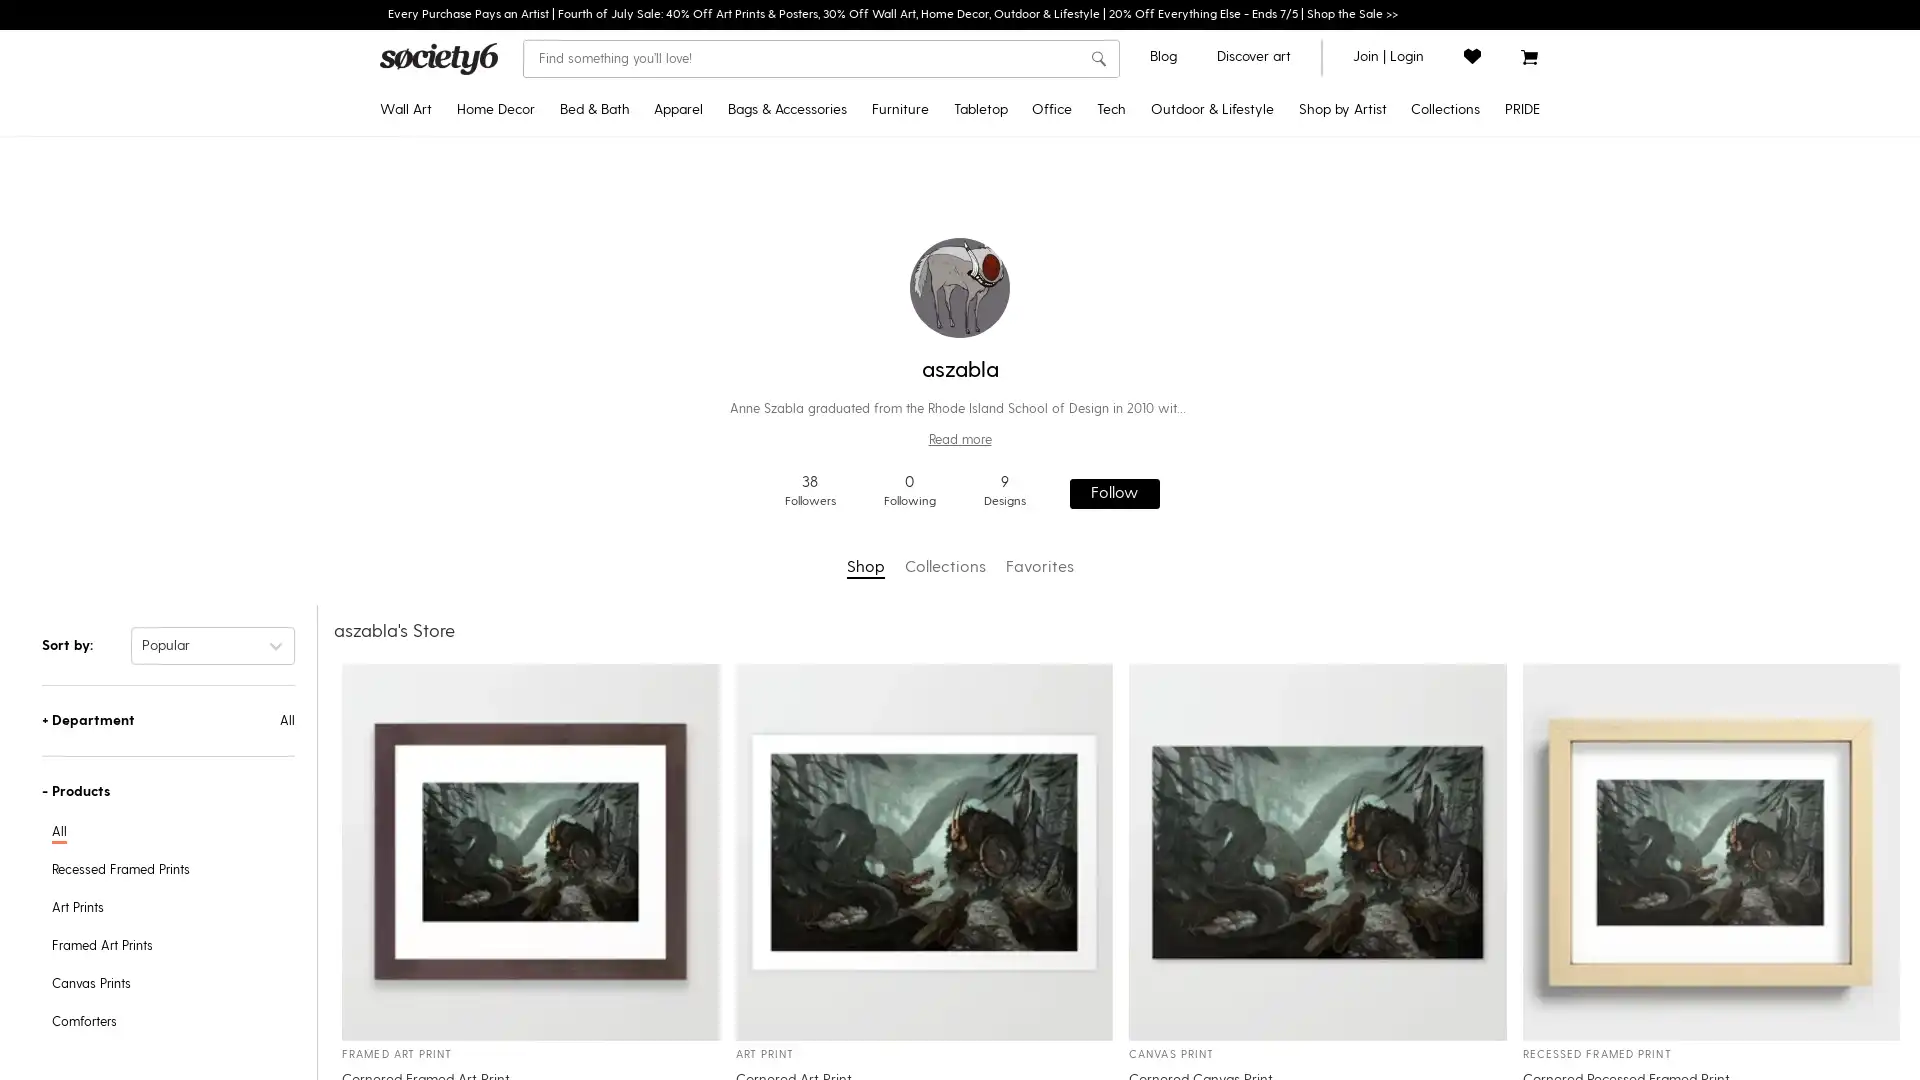  I want to click on Discover Black Artists, so click(1371, 257).